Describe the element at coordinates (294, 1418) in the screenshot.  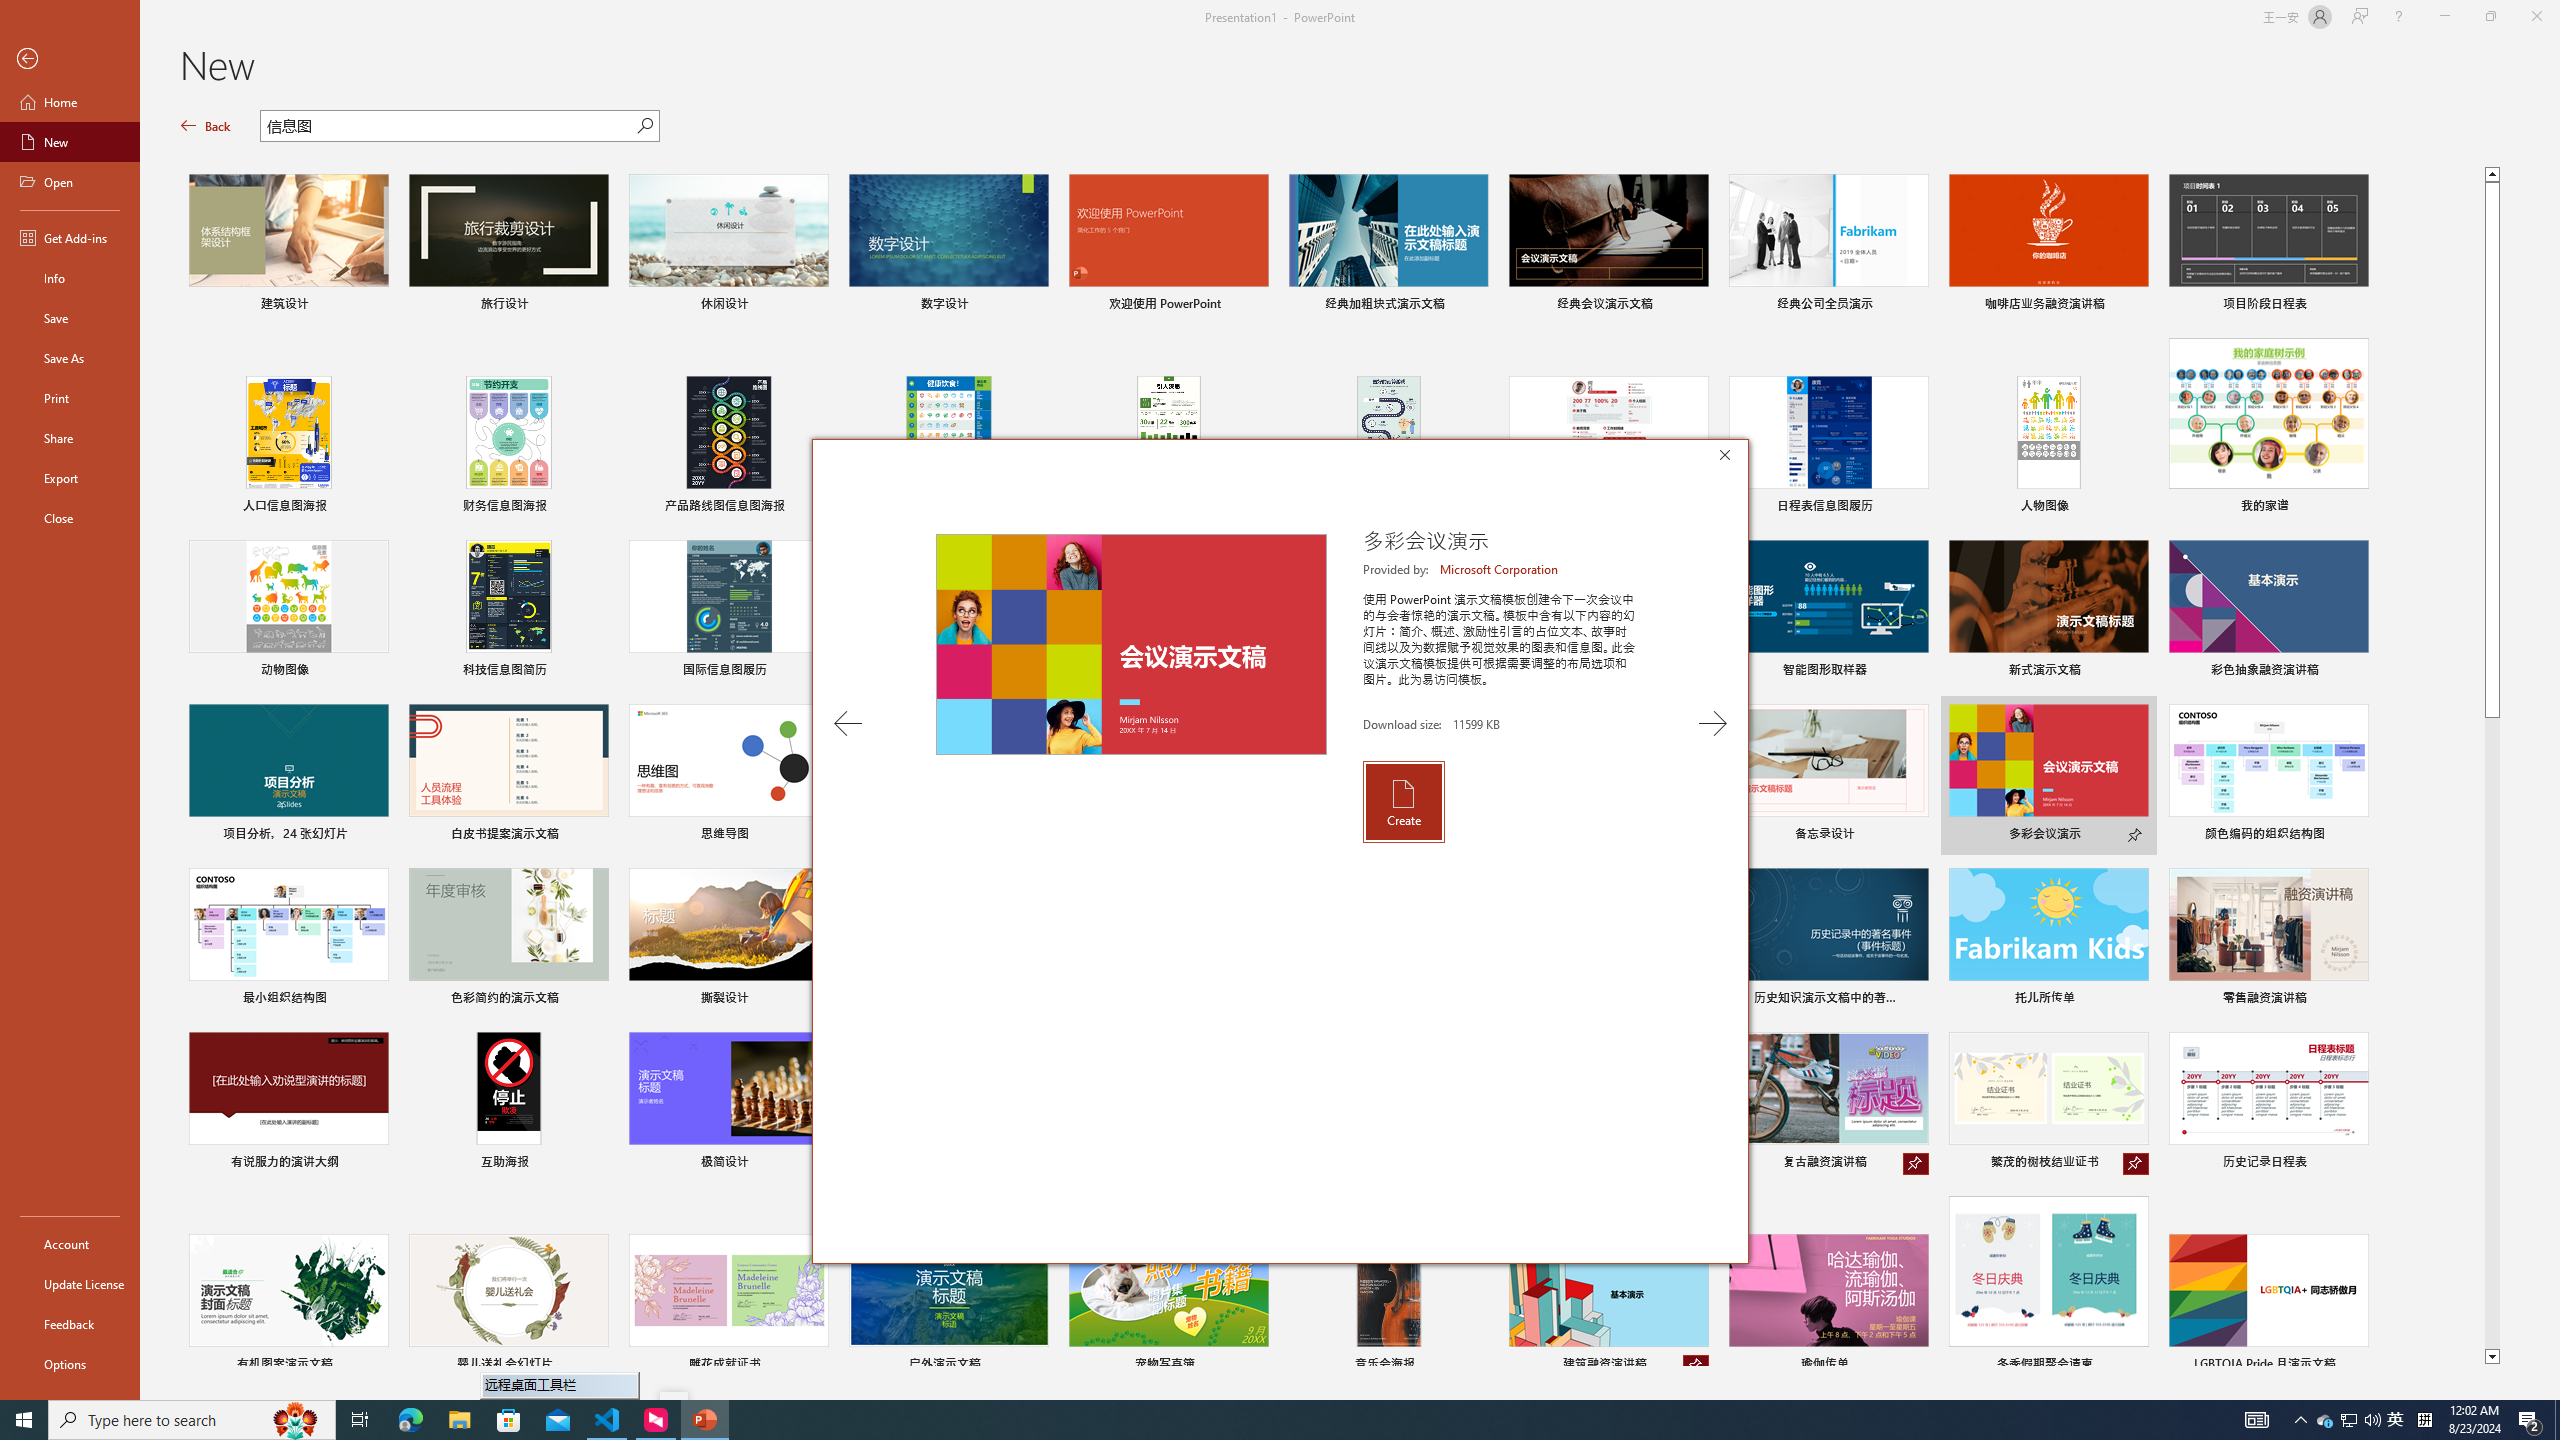
I see `'Search highlights icon opens search home window'` at that location.